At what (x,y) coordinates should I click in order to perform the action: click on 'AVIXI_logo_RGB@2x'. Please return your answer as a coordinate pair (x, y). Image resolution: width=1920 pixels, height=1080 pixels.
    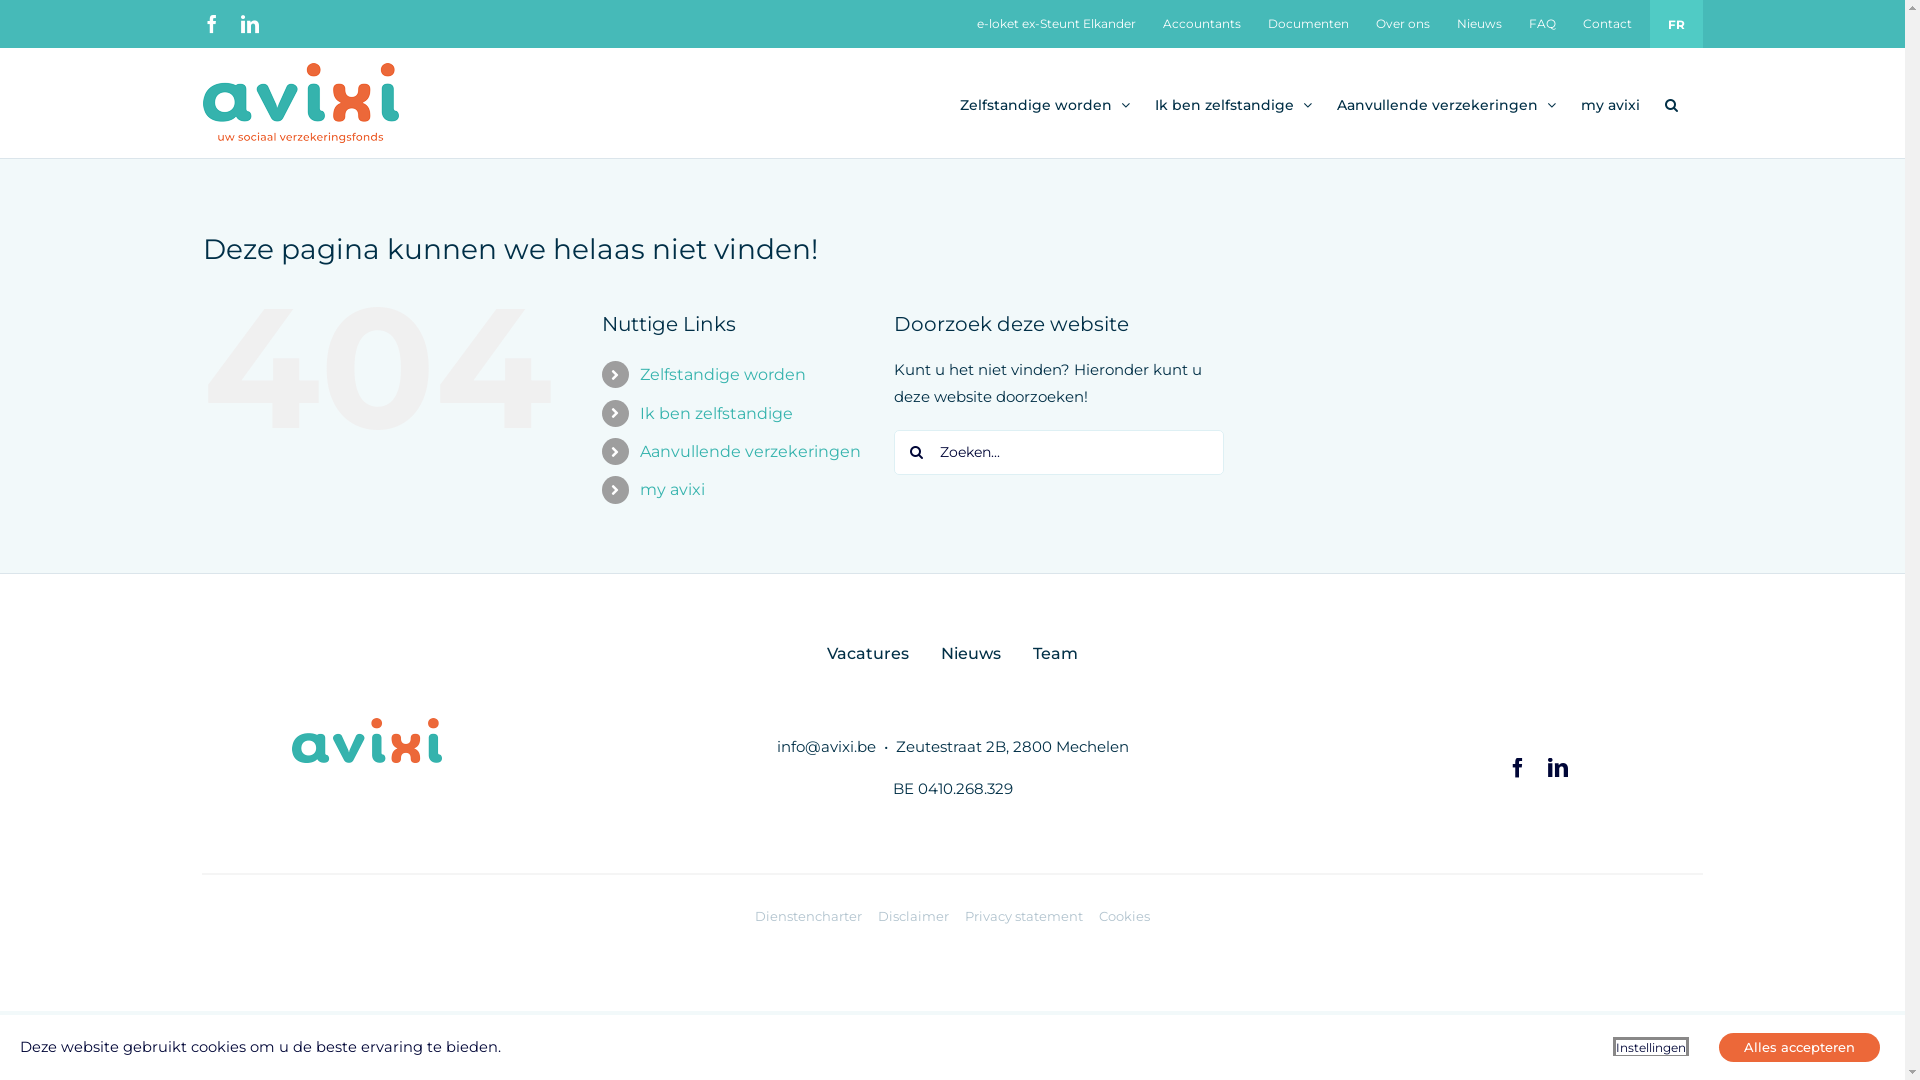
    Looking at the image, I should click on (291, 740).